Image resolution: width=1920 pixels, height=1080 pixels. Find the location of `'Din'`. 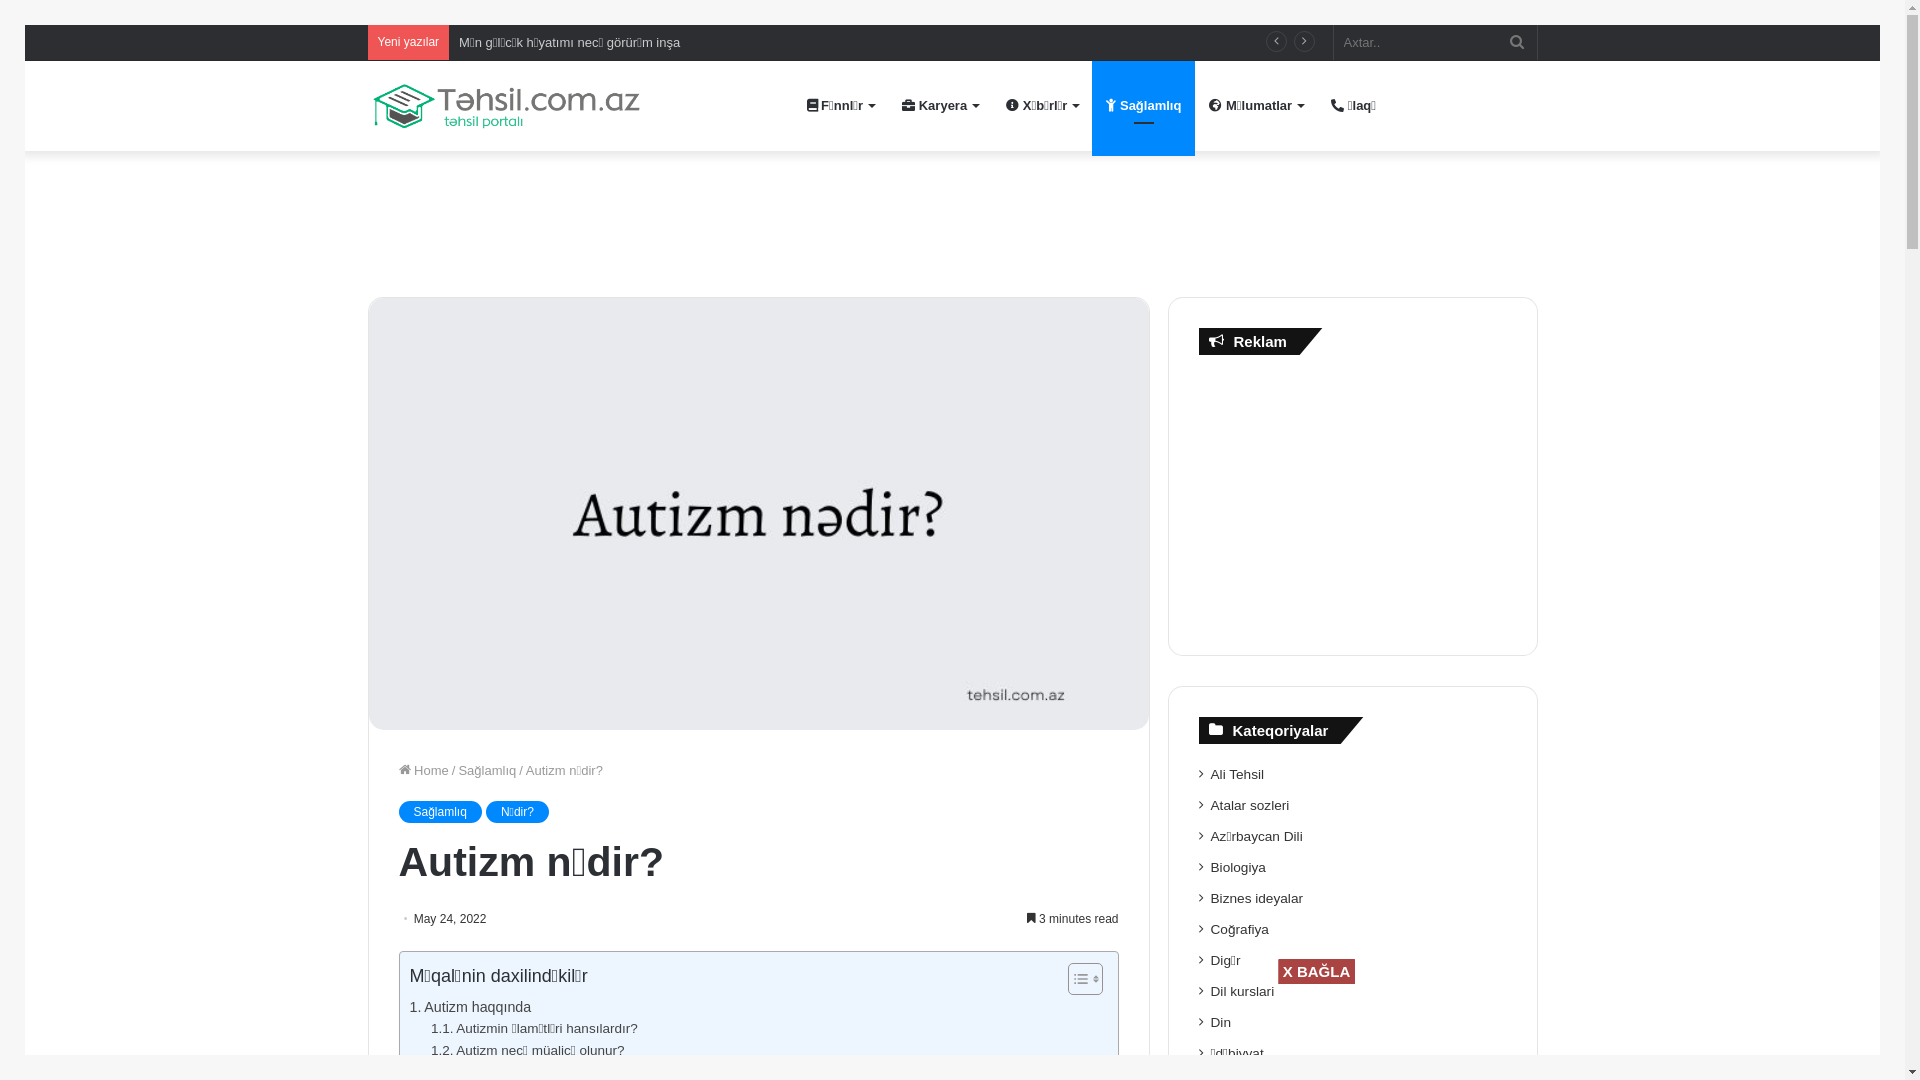

'Din' is located at coordinates (1219, 1022).